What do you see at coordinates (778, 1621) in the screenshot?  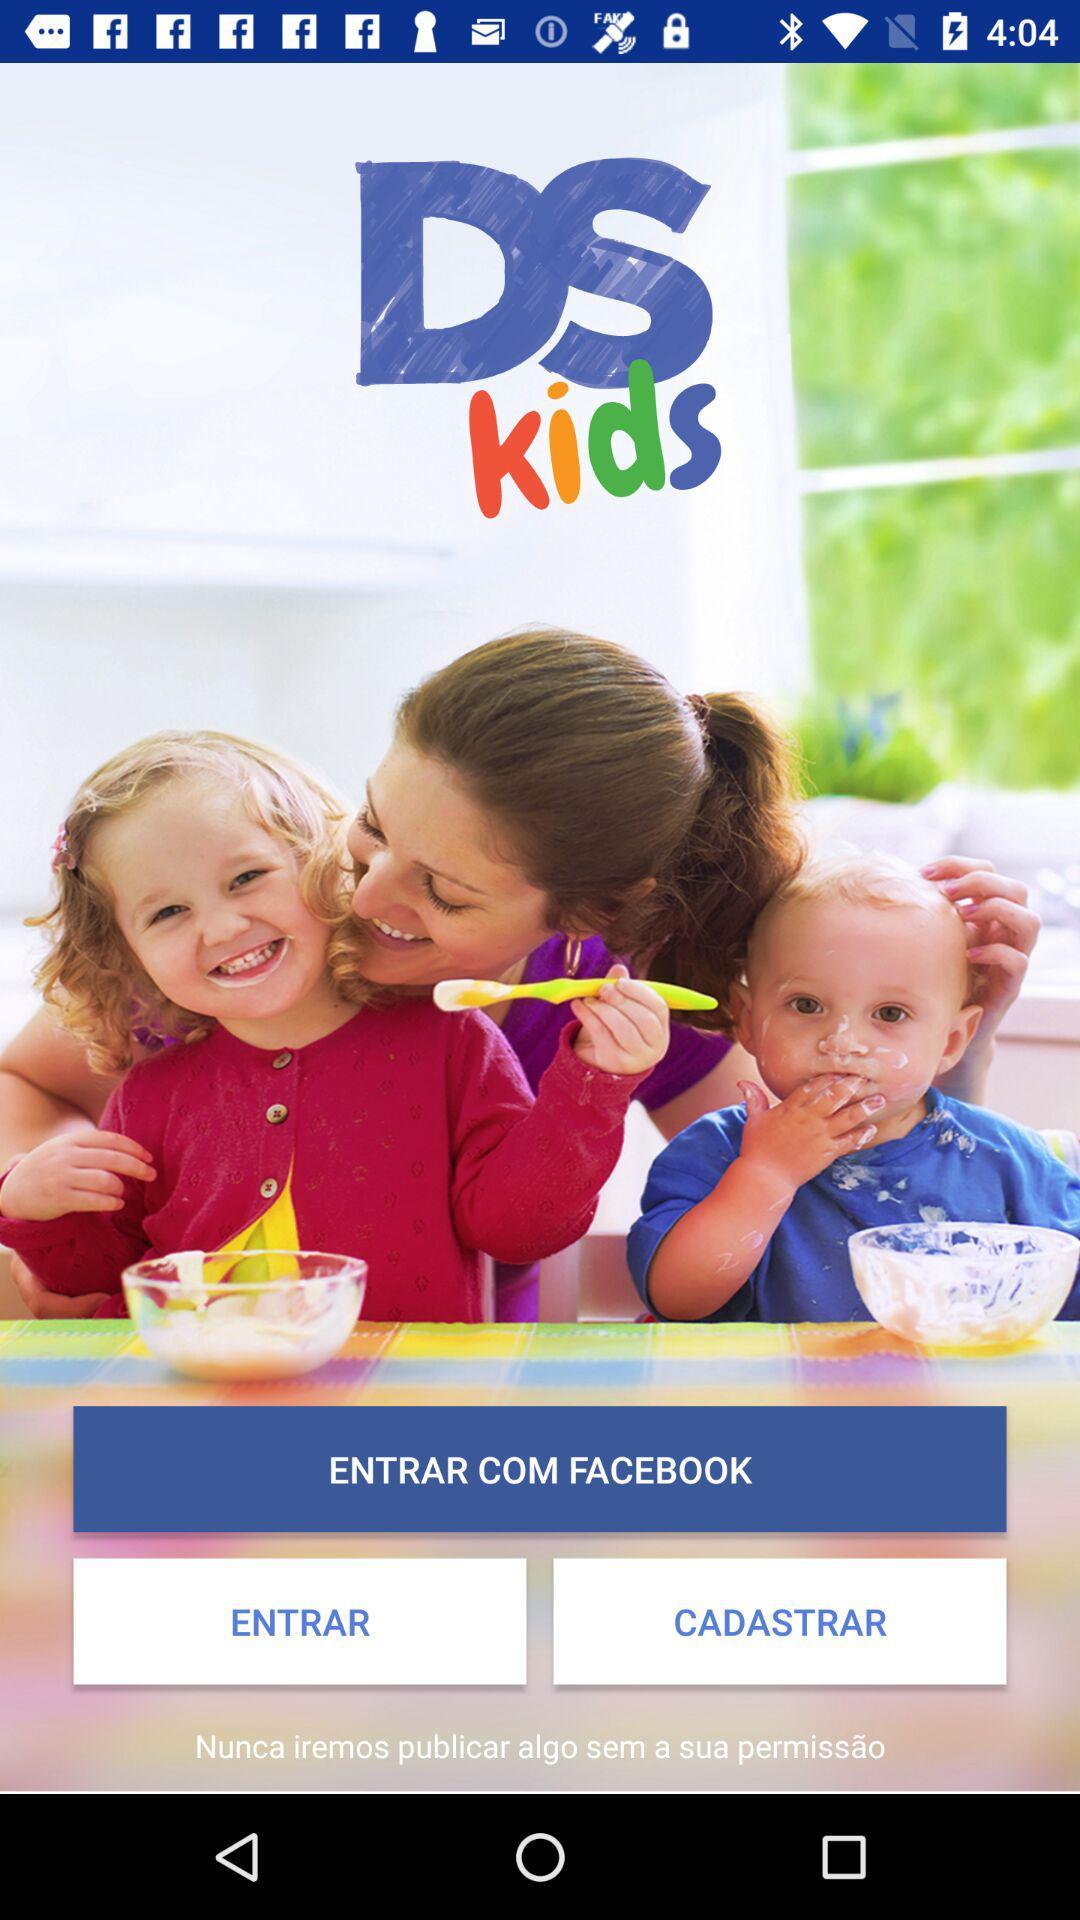 I see `cadastrar item` at bounding box center [778, 1621].